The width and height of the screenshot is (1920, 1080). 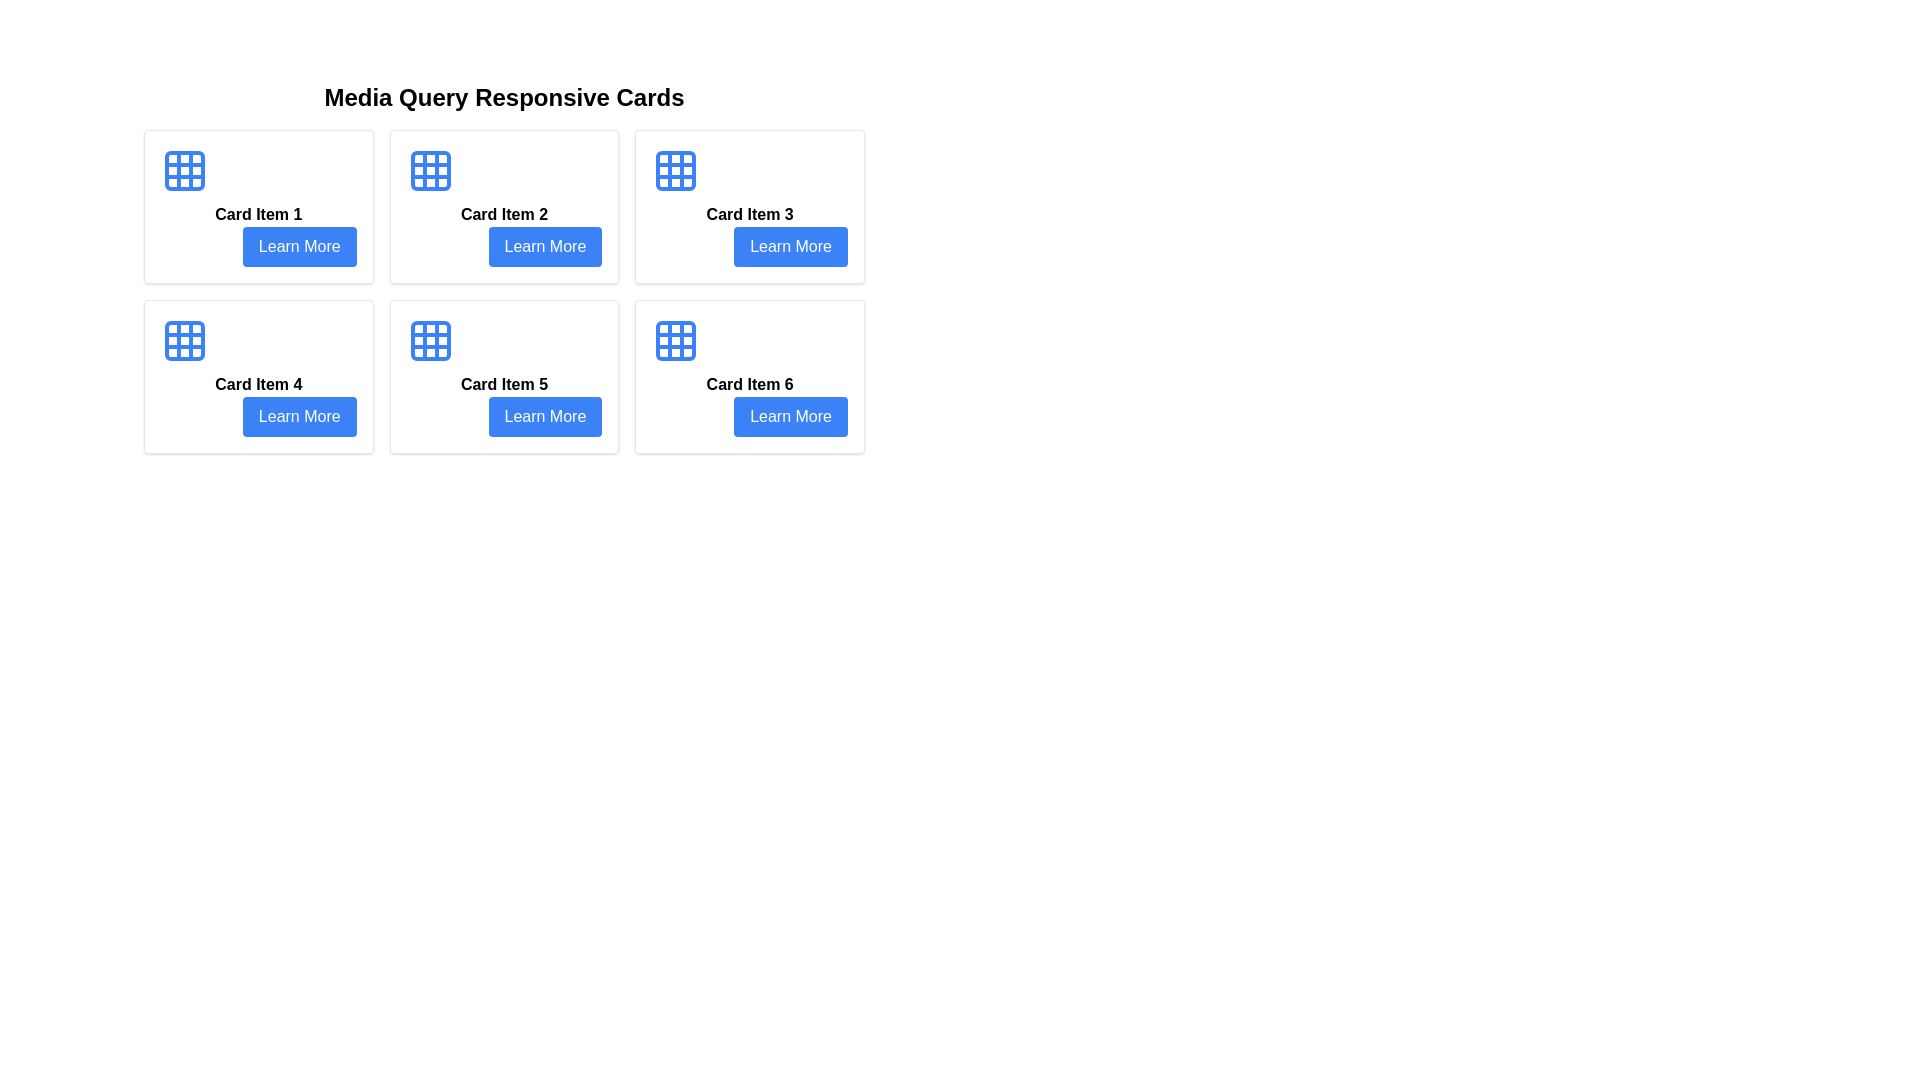 What do you see at coordinates (676, 169) in the screenshot?
I see `the decorative icon located at the top-left segment of 'Card Item 3', which visually represents a grid view or category association` at bounding box center [676, 169].